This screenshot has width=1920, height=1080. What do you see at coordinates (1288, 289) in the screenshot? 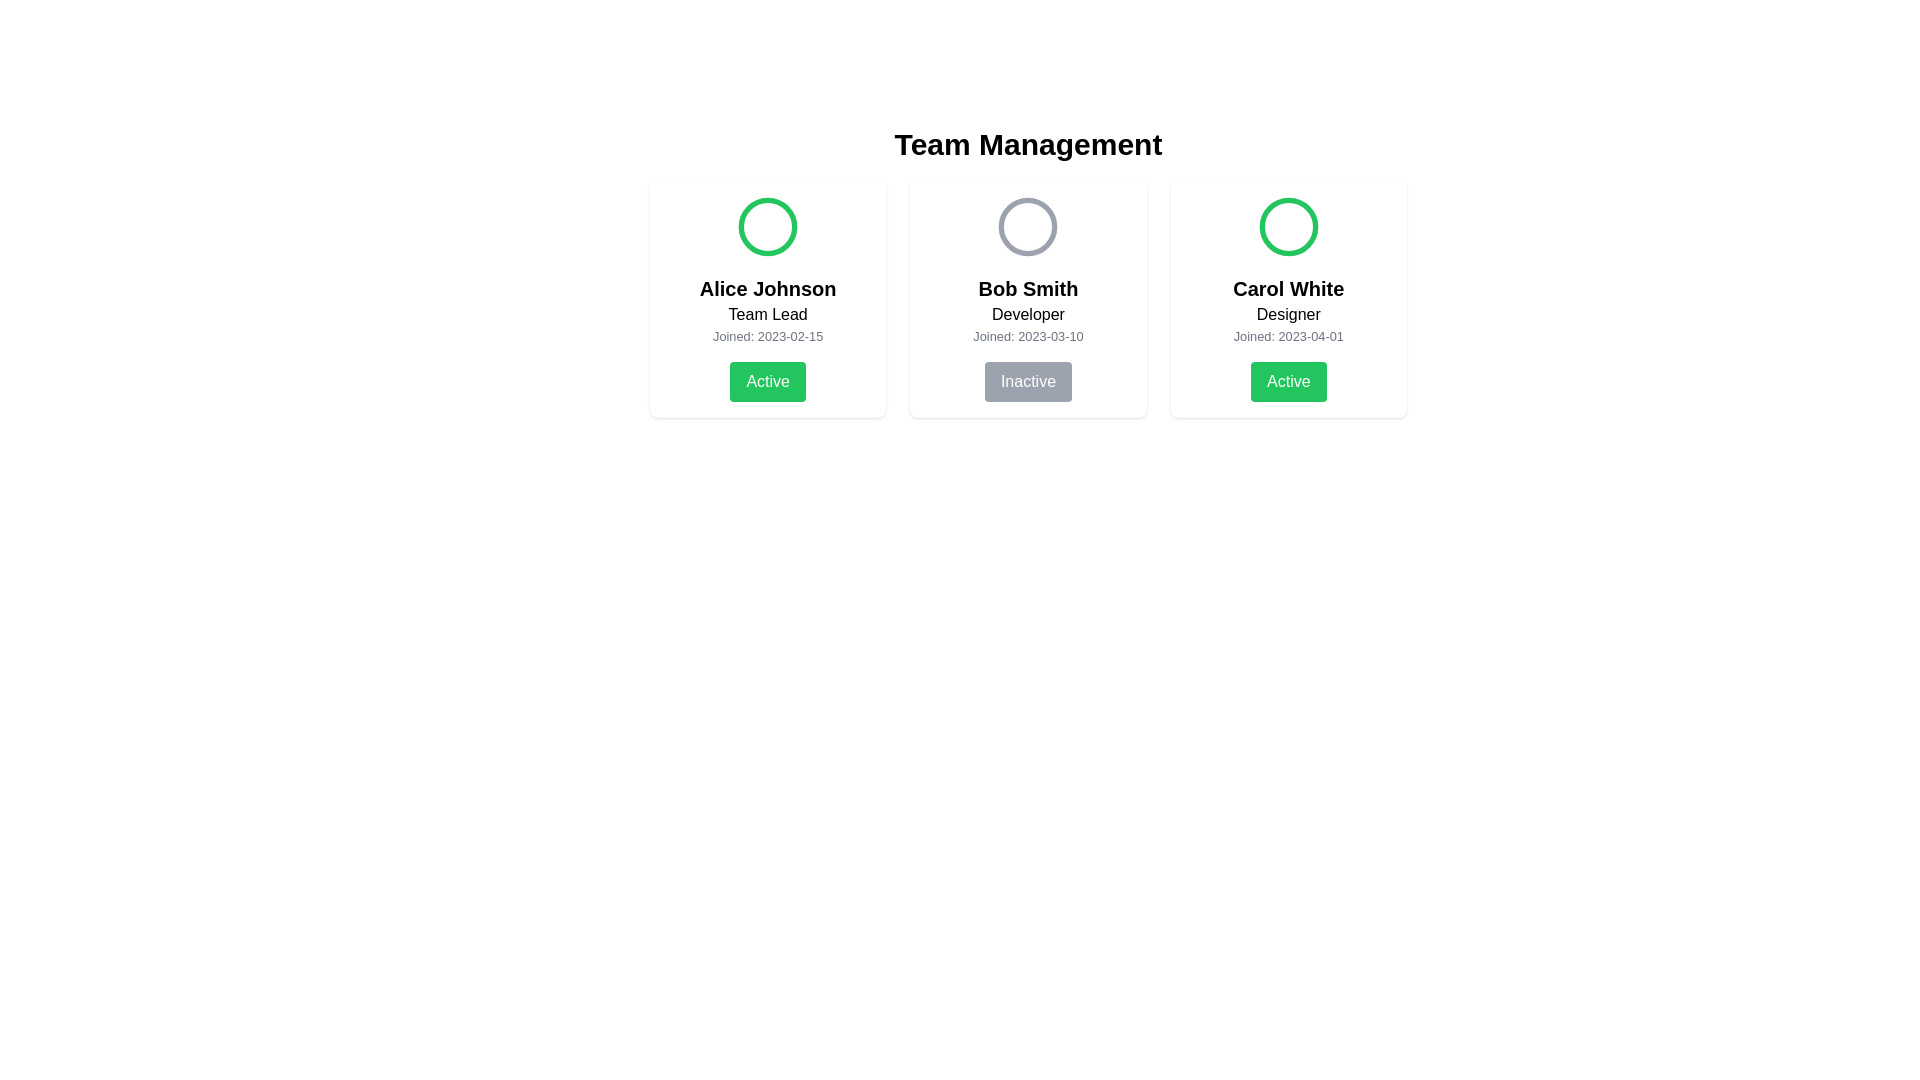
I see `the text label displaying the name 'Carol White', which is styled in a bold font and located at the center of the third user information card, above the role title 'Designer'` at bounding box center [1288, 289].